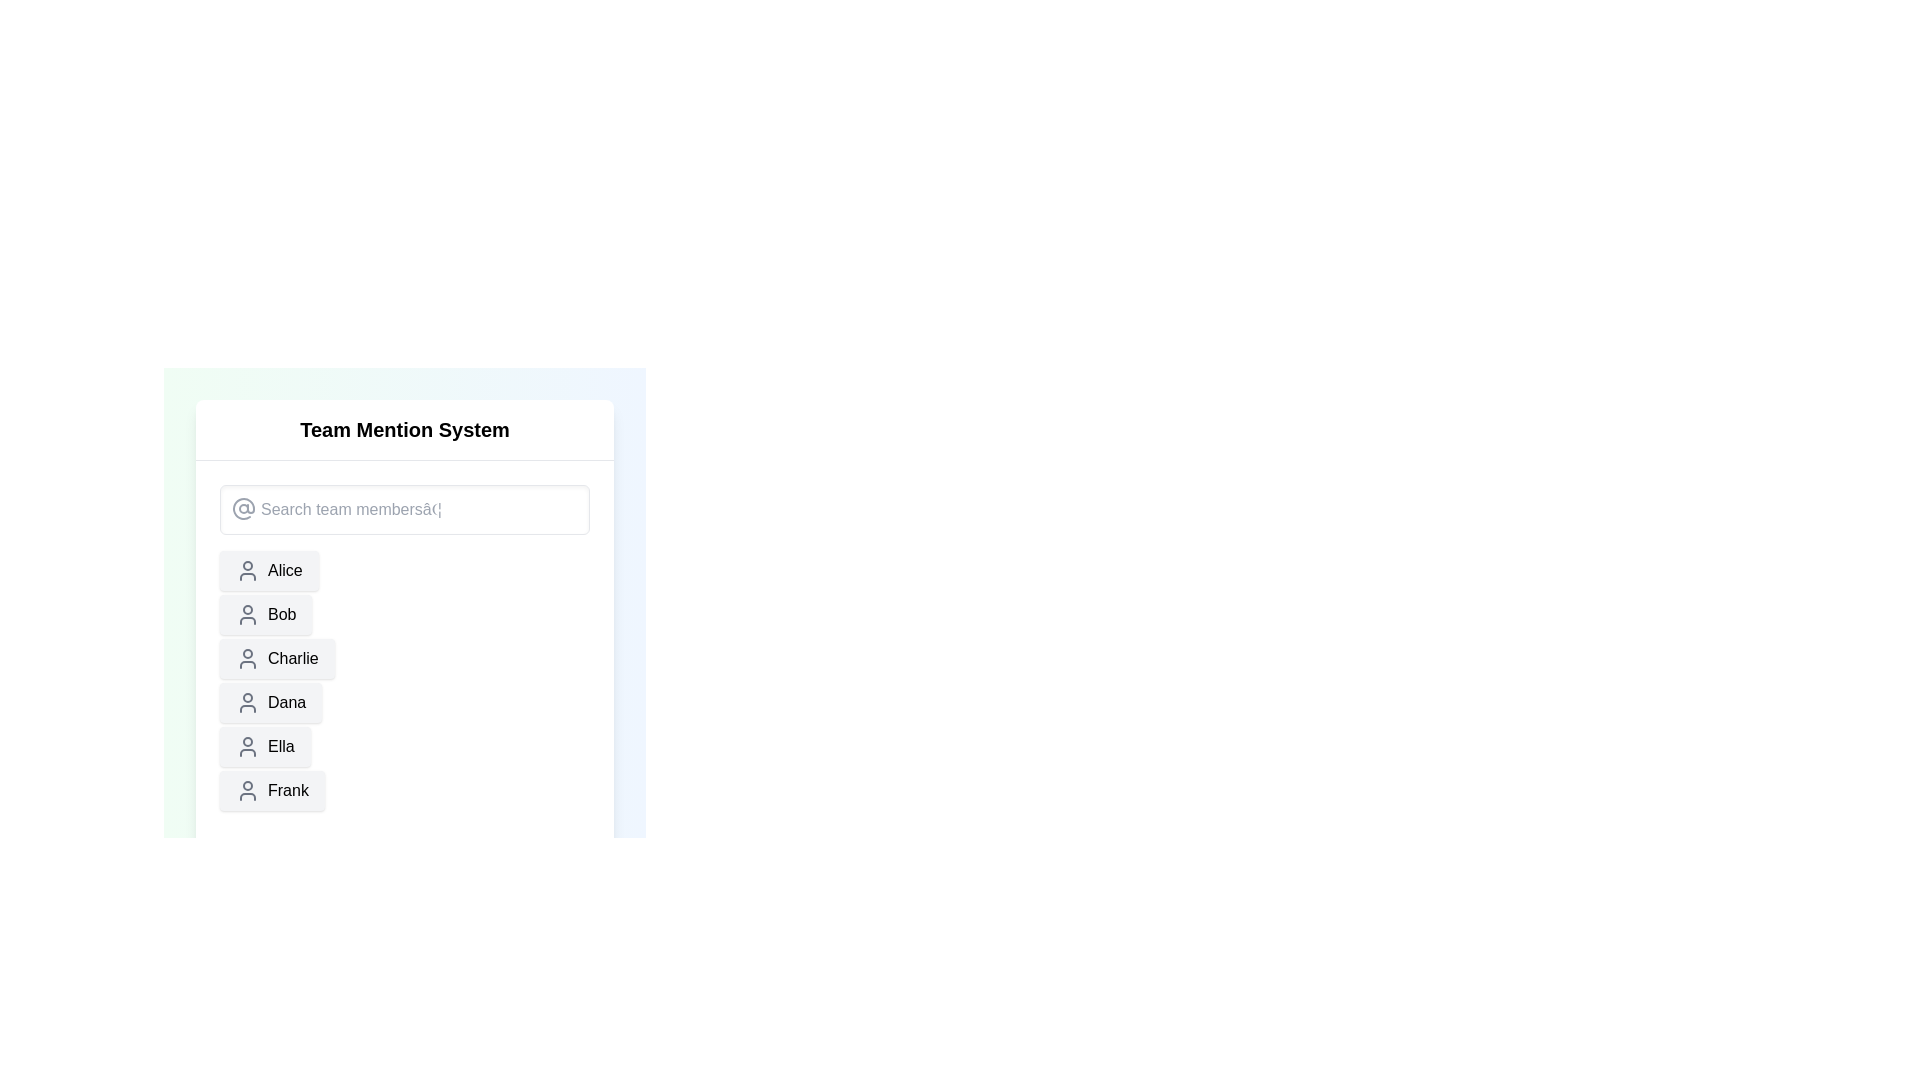 This screenshot has height=1080, width=1920. What do you see at coordinates (243, 508) in the screenshot?
I see `the at-sign icon styled in a circular outline format, which is located at the top-left corner of the associated text input field` at bounding box center [243, 508].